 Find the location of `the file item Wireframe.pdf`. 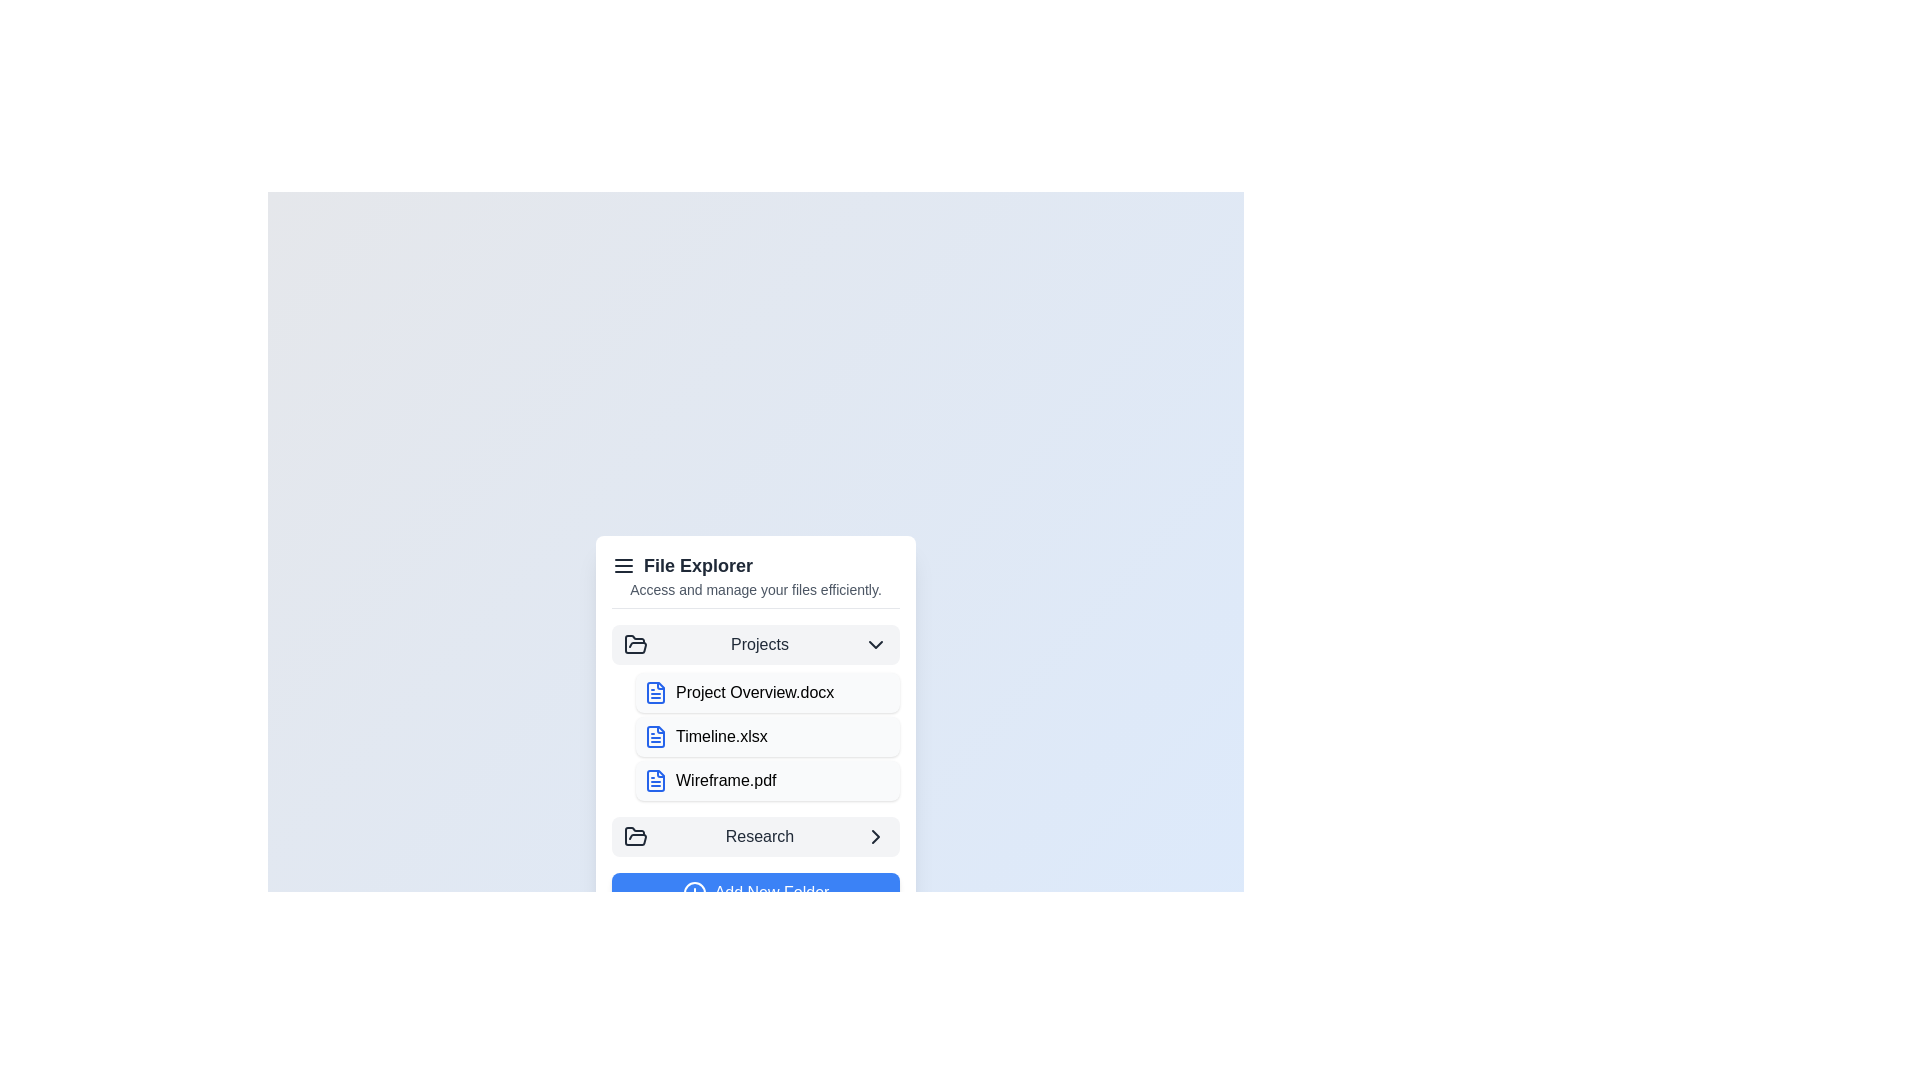

the file item Wireframe.pdf is located at coordinates (767, 779).